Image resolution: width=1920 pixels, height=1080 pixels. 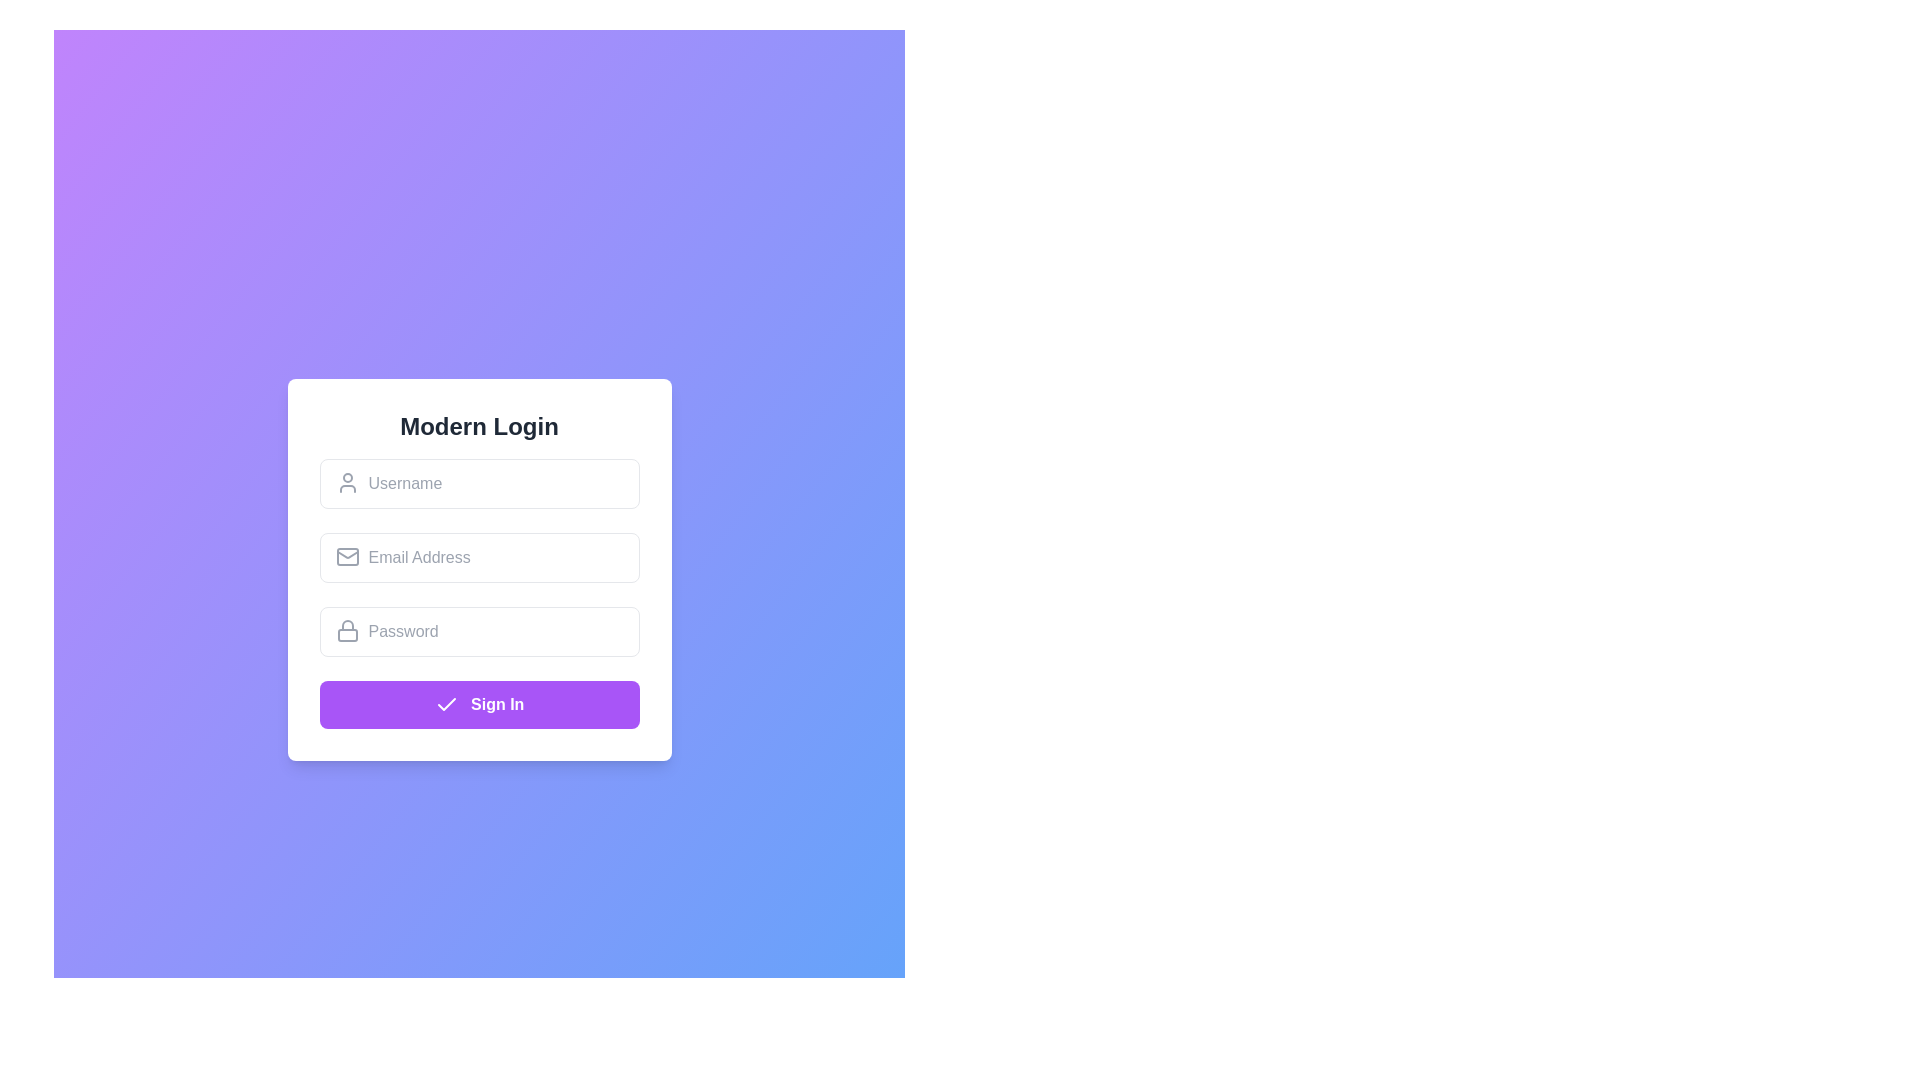 What do you see at coordinates (347, 556) in the screenshot?
I see `the stylized envelope icon representing an email, located inside the email input field at the upper-left corner` at bounding box center [347, 556].